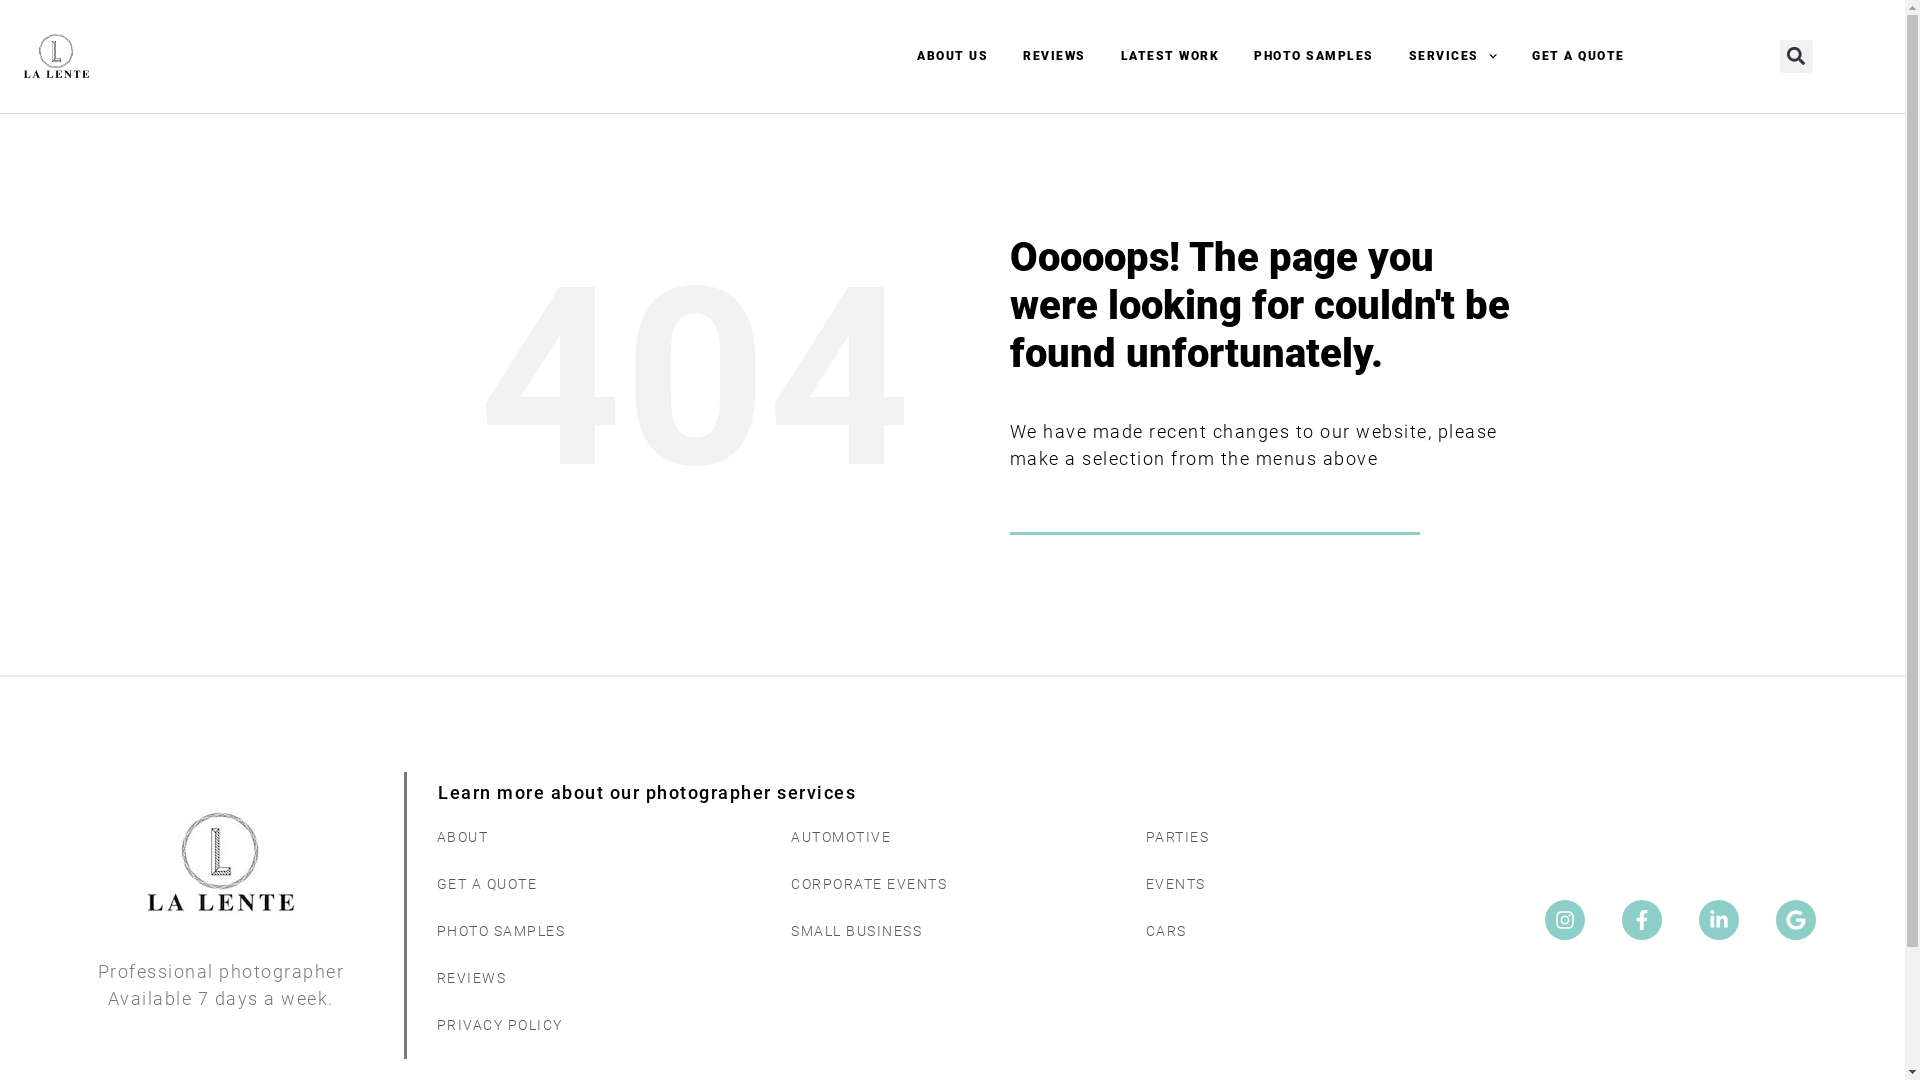 This screenshot has height=1080, width=1920. What do you see at coordinates (951, 55) in the screenshot?
I see `'ABOUT US'` at bounding box center [951, 55].